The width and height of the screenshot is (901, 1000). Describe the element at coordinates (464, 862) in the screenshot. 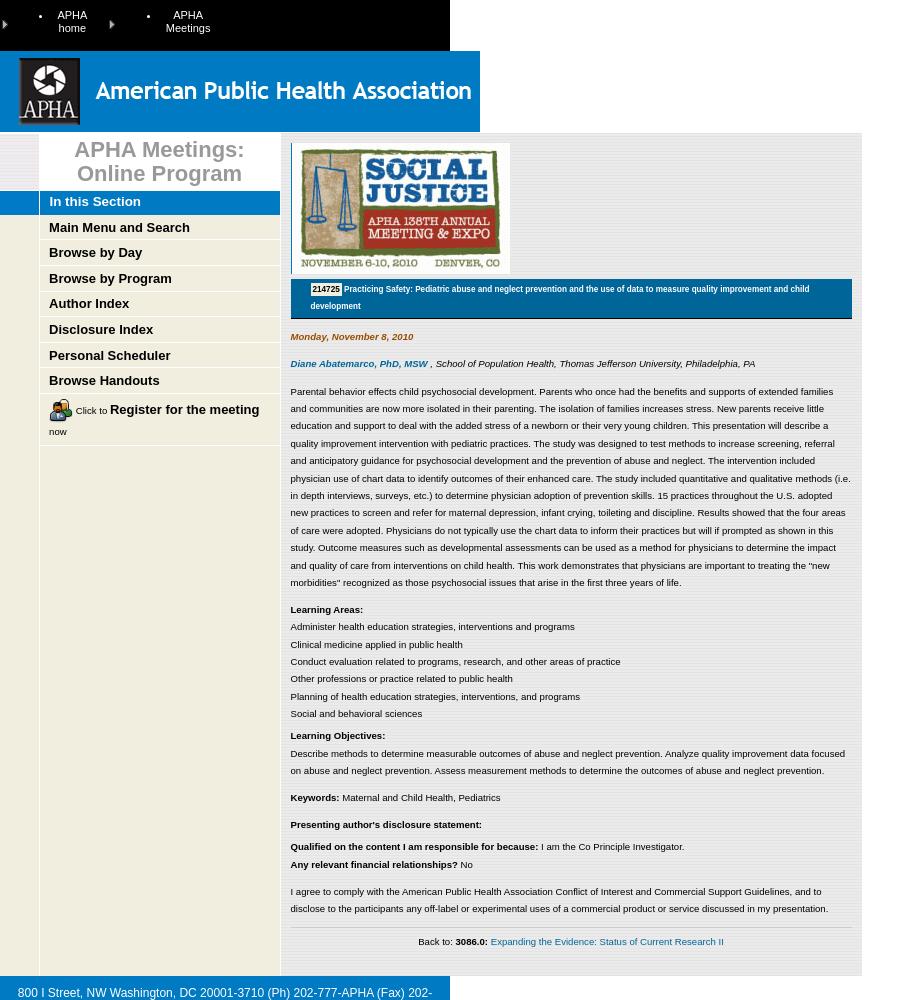

I see `'No'` at that location.